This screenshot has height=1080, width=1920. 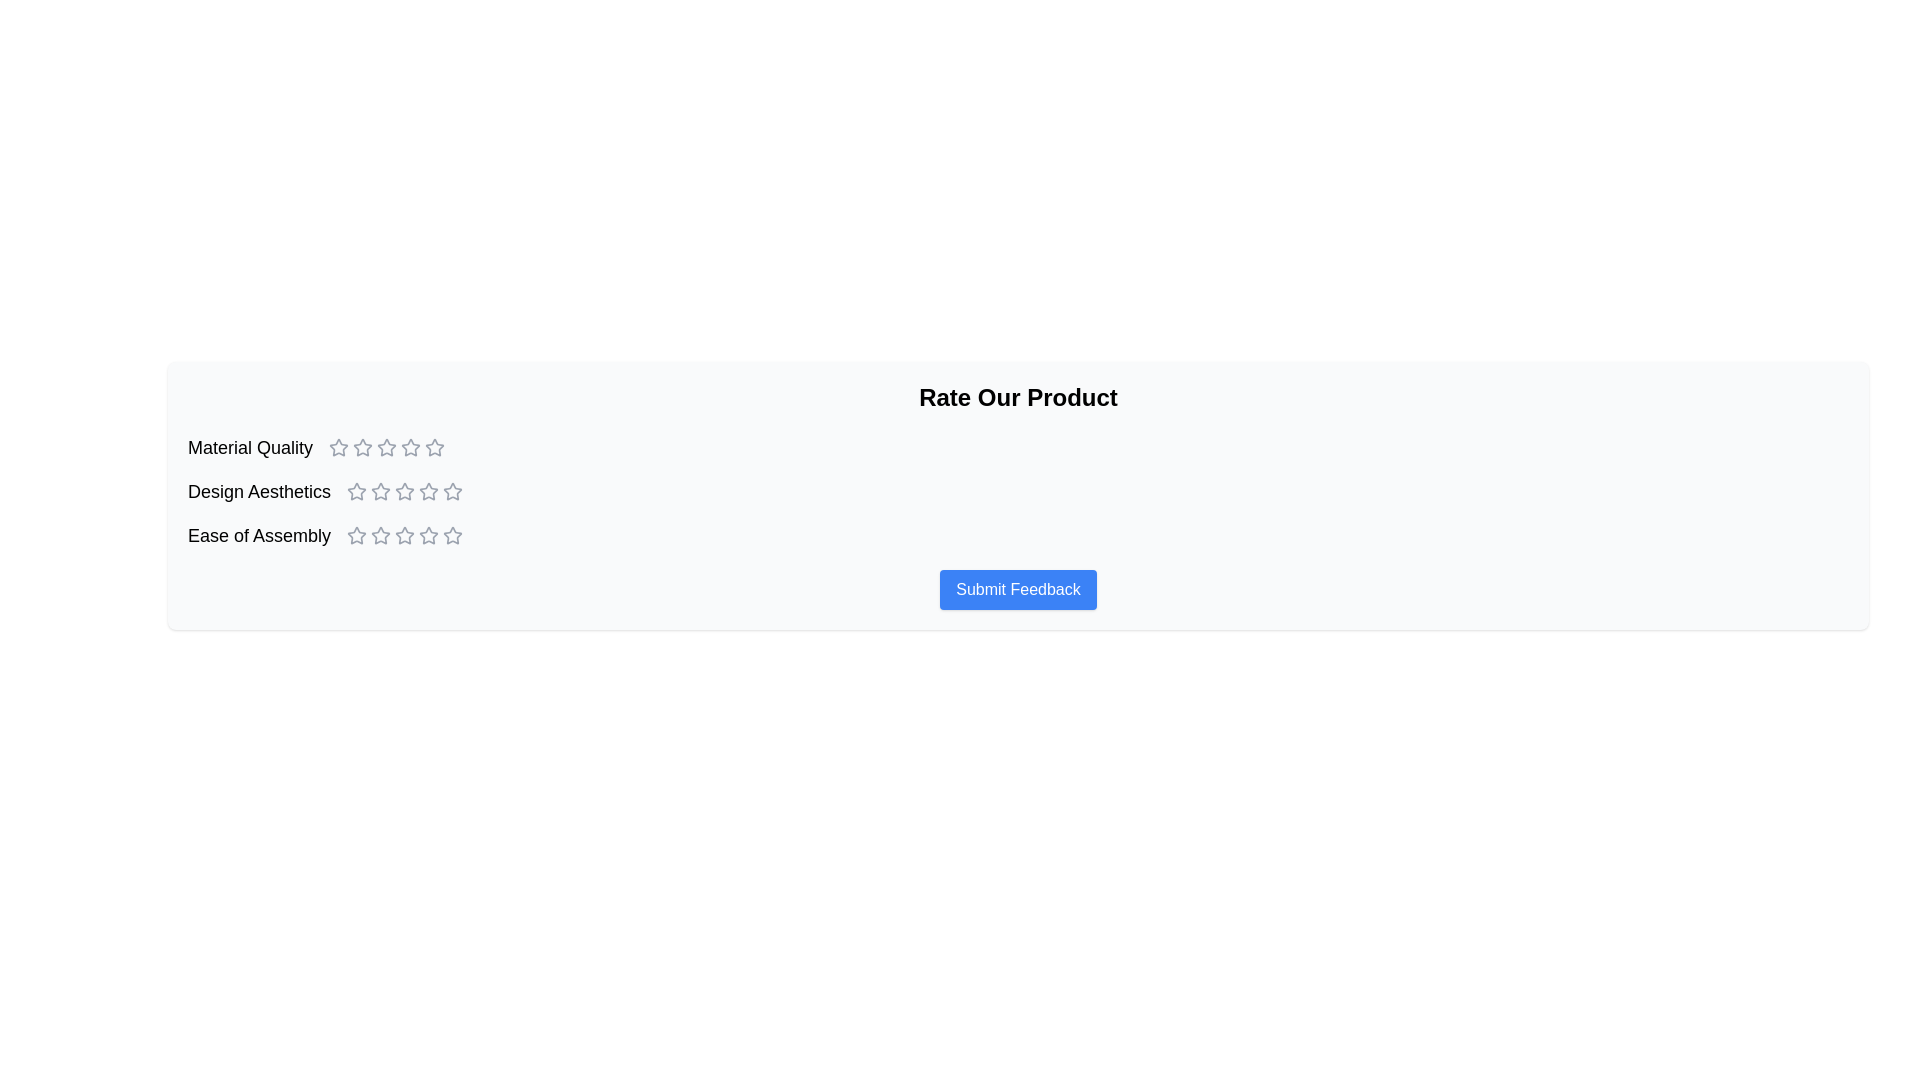 What do you see at coordinates (434, 446) in the screenshot?
I see `the fourth rating star in the 'Material Quality' row` at bounding box center [434, 446].